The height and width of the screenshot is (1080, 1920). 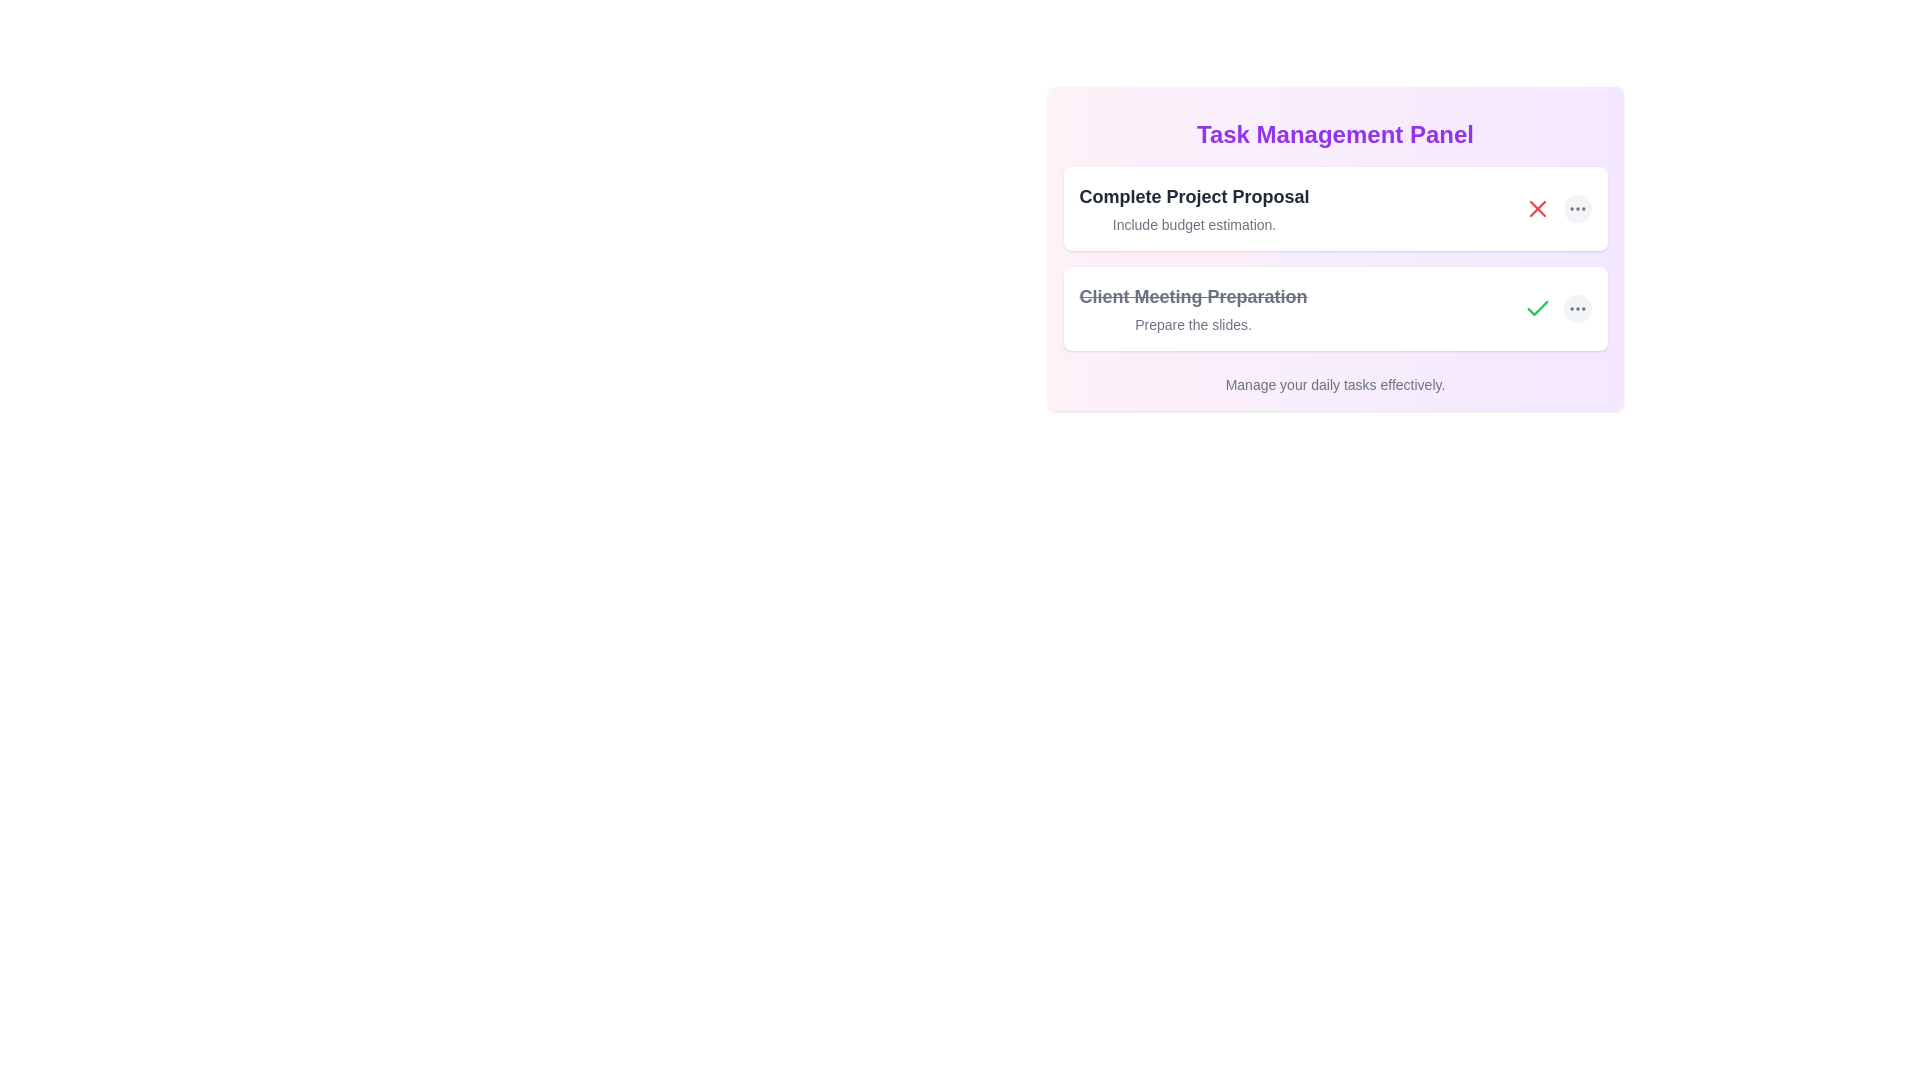 I want to click on the header text 'Task Management Panel', which is styled in a bold and large purple font at the top of the card interface, so click(x=1335, y=135).